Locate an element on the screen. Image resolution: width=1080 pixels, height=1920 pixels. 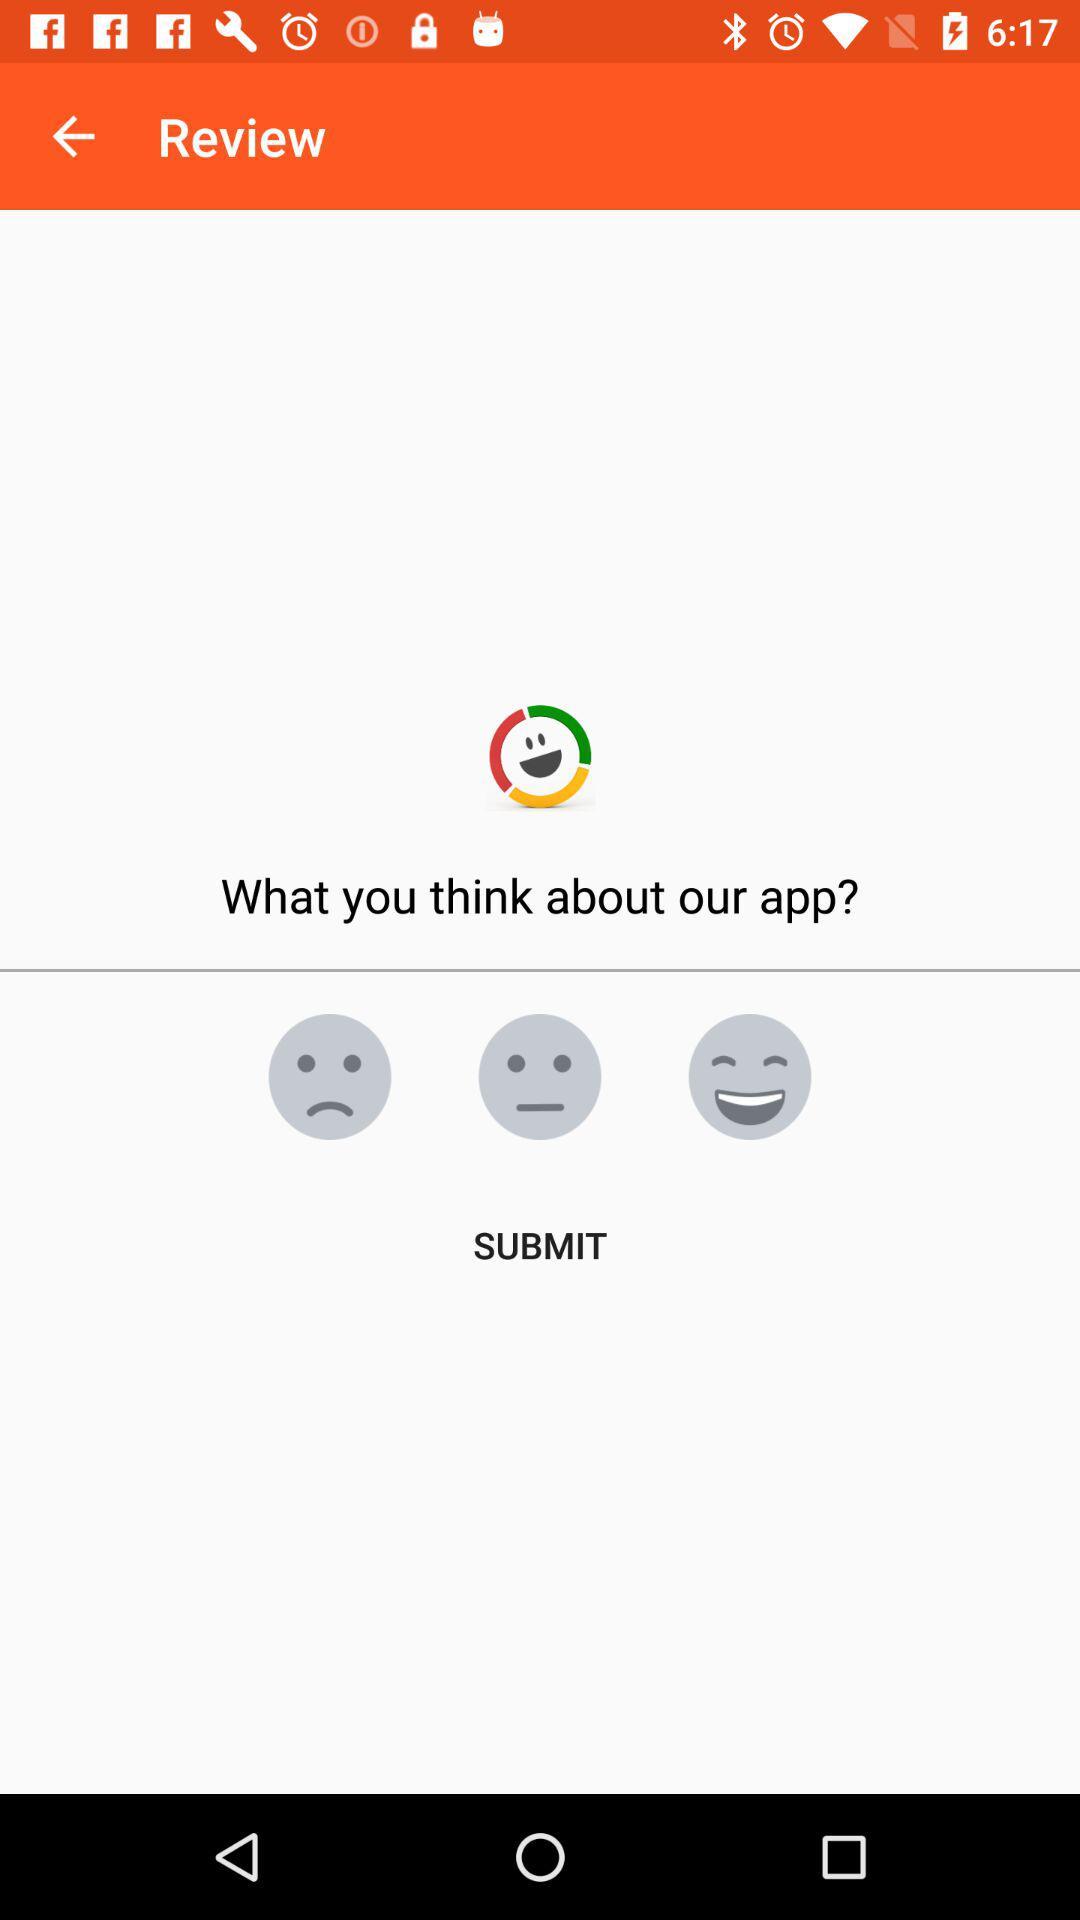
see is located at coordinates (329, 1075).